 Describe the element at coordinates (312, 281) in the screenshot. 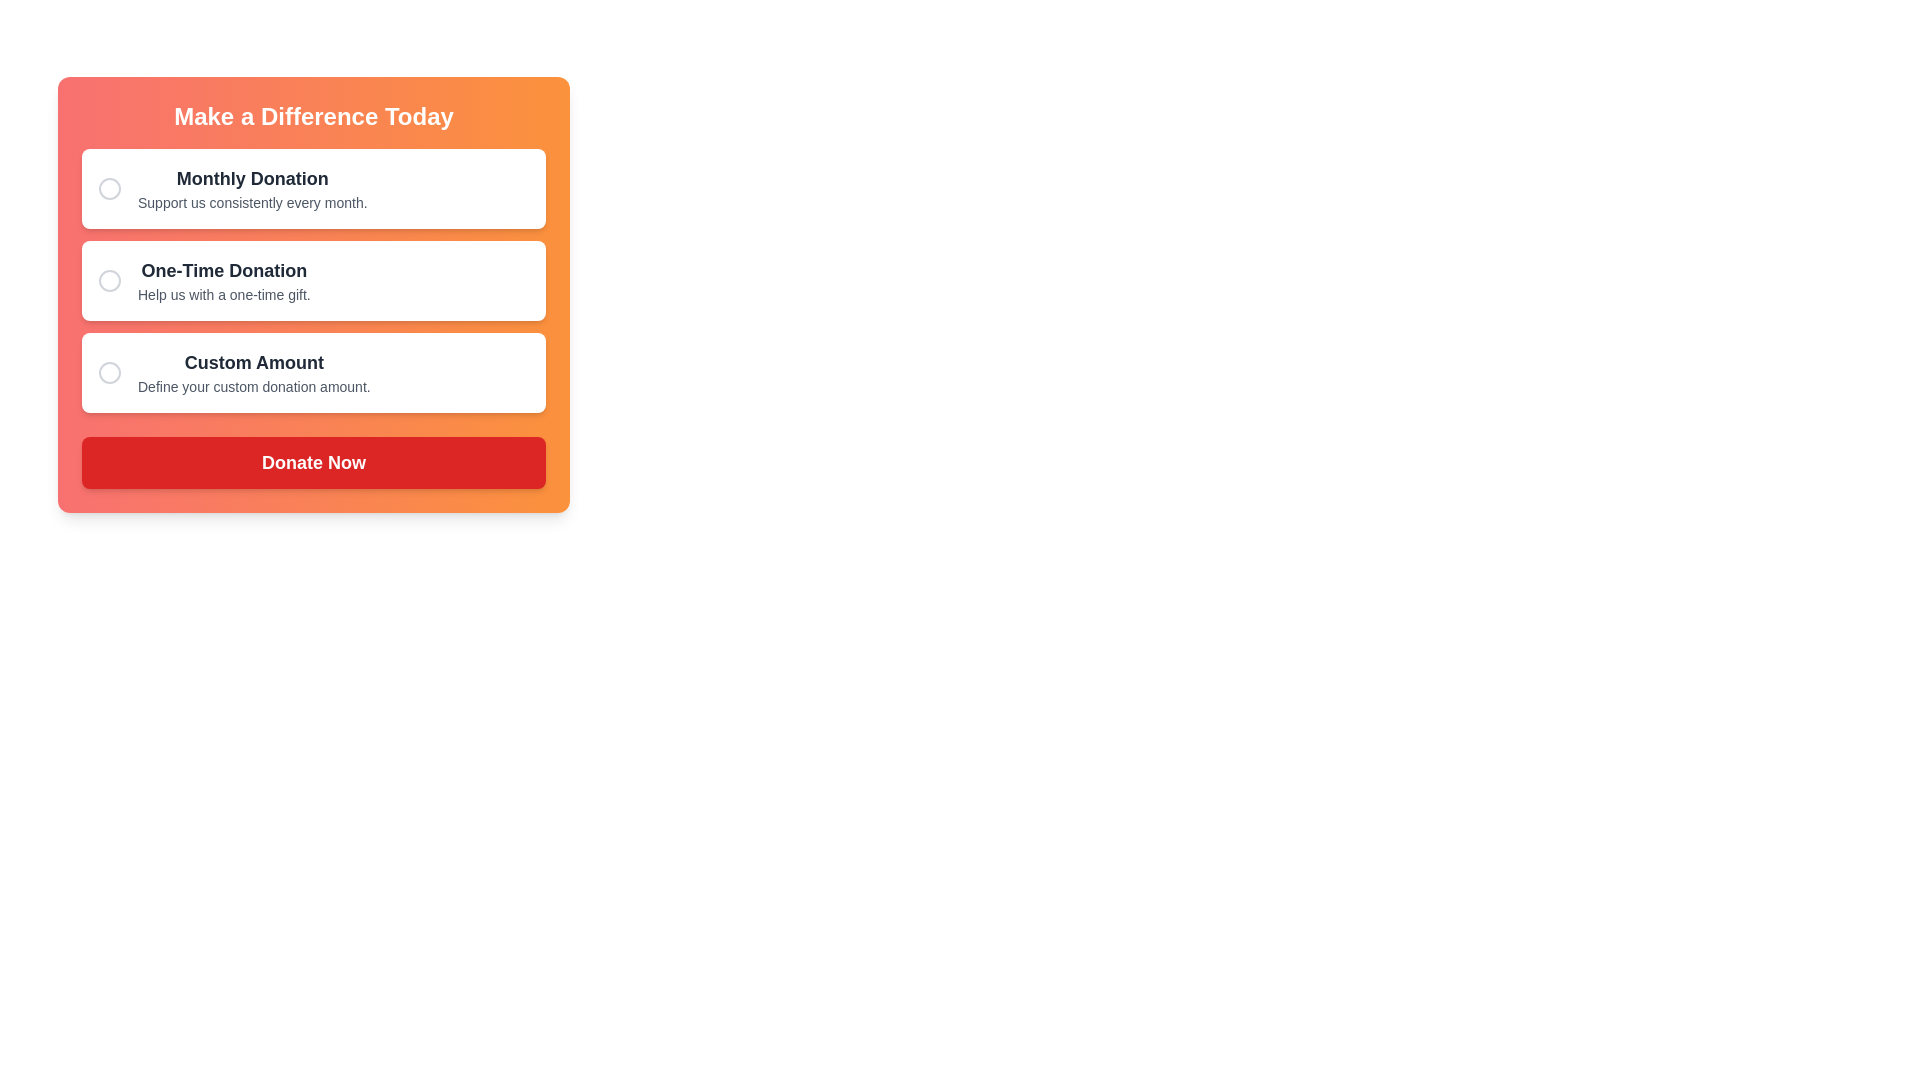

I see `the Choice group containing options for 'Monthly Donation', 'One-Time Donation', and 'Custom Amount'` at that location.